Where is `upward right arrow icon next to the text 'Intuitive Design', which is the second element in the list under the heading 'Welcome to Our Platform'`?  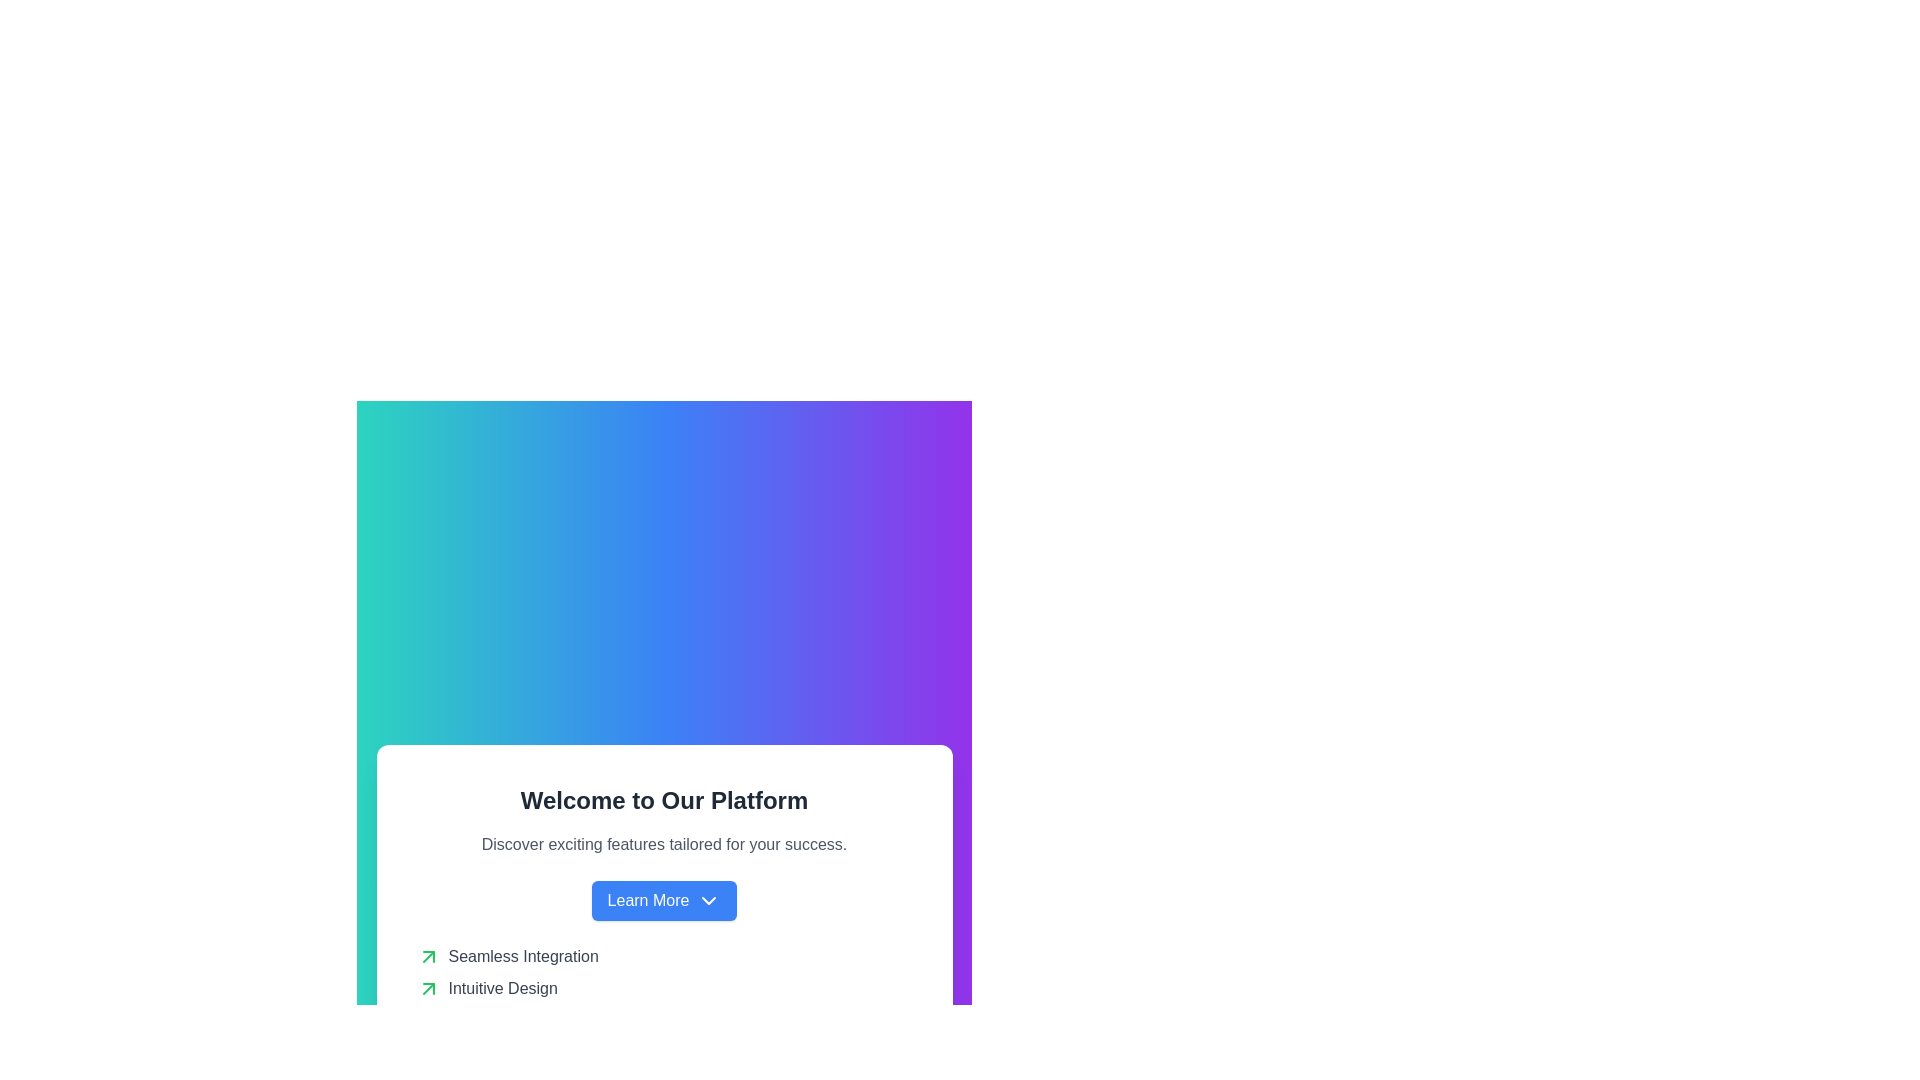 upward right arrow icon next to the text 'Intuitive Design', which is the second element in the list under the heading 'Welcome to Our Platform' is located at coordinates (664, 987).